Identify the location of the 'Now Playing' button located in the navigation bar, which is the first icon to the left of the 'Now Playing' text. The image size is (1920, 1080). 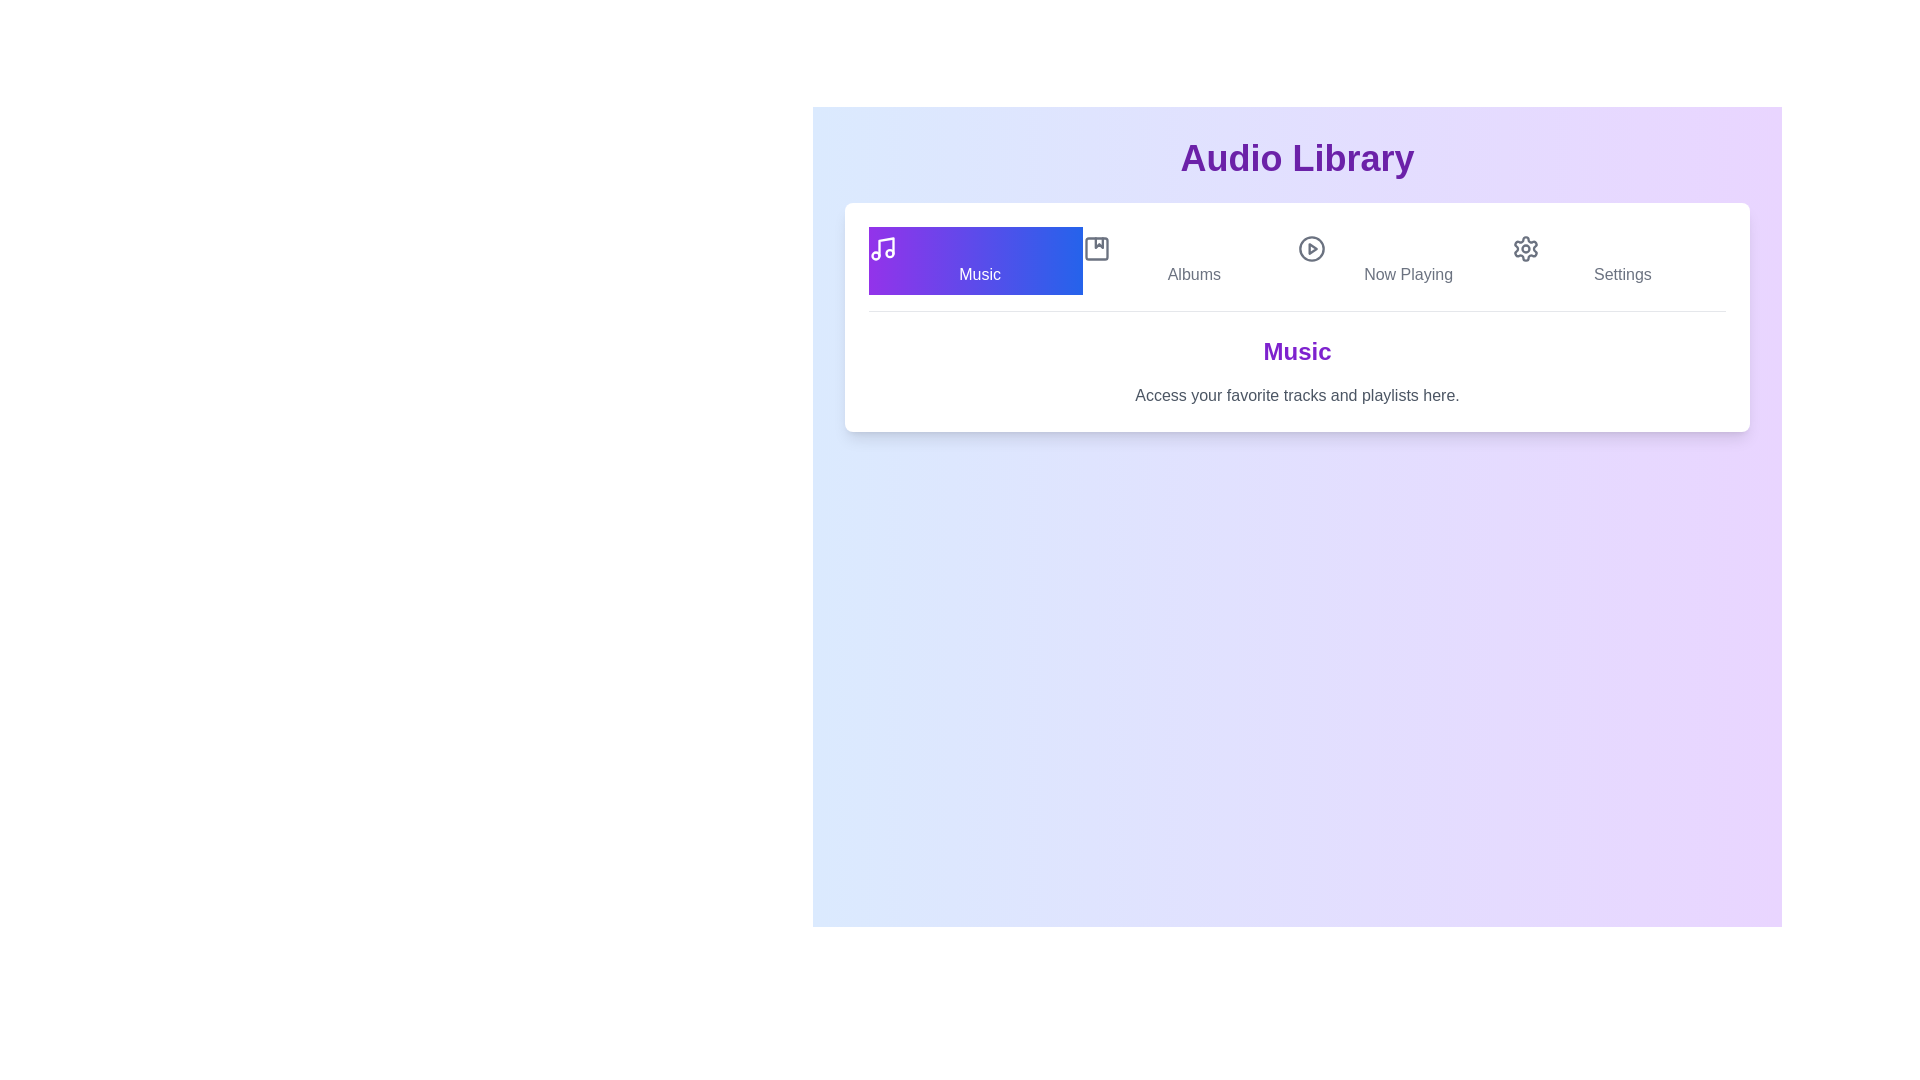
(1311, 248).